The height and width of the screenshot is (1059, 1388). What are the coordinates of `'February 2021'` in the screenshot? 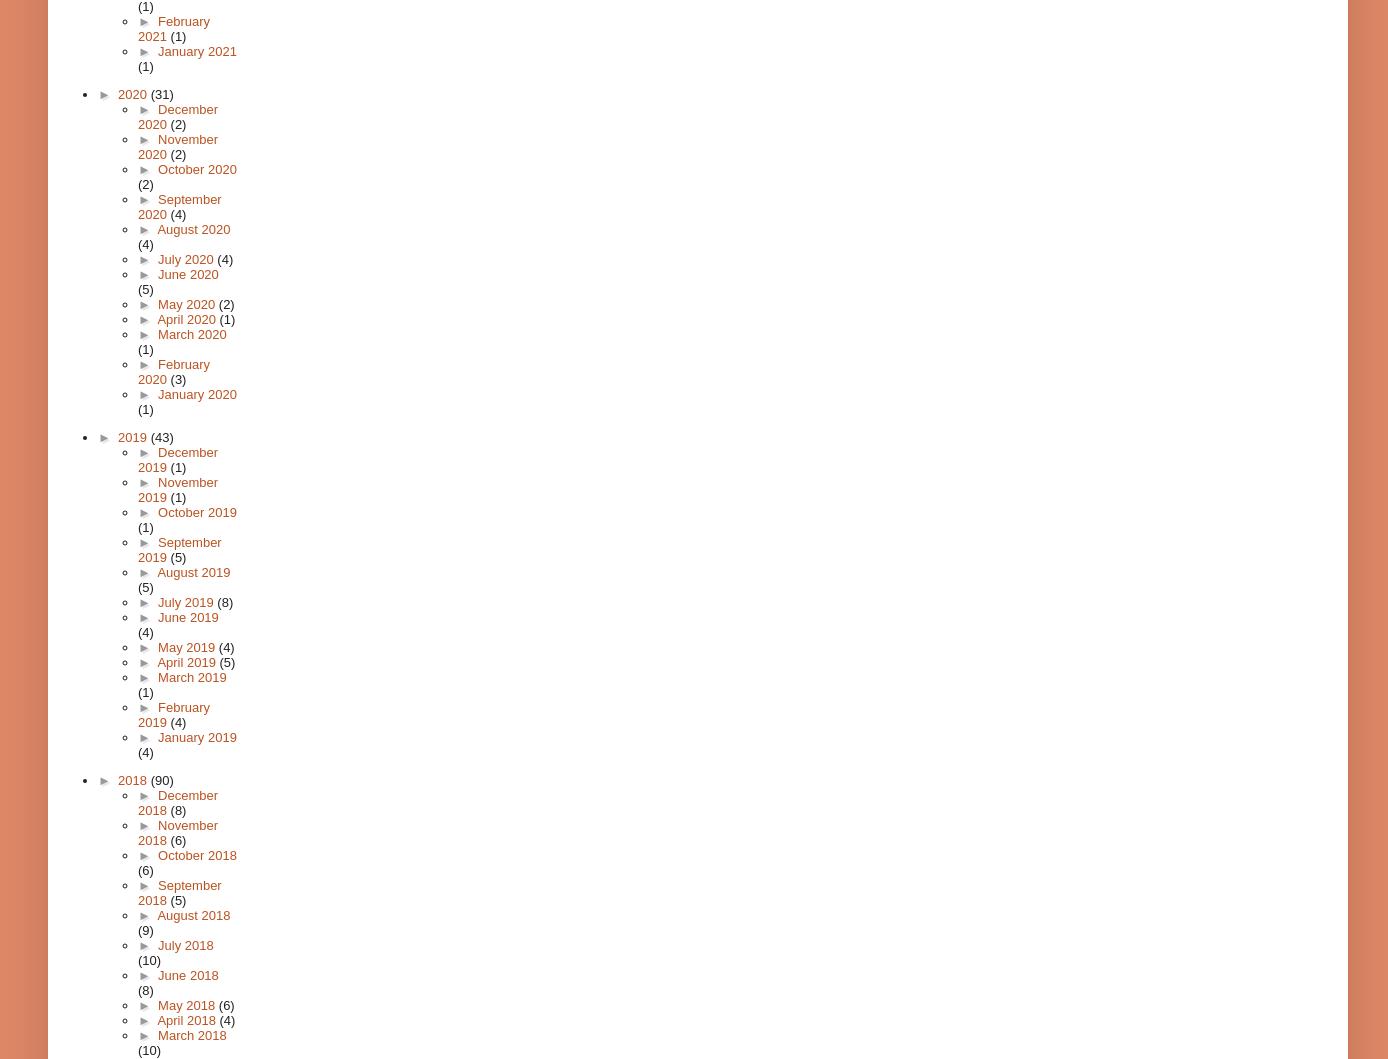 It's located at (174, 29).